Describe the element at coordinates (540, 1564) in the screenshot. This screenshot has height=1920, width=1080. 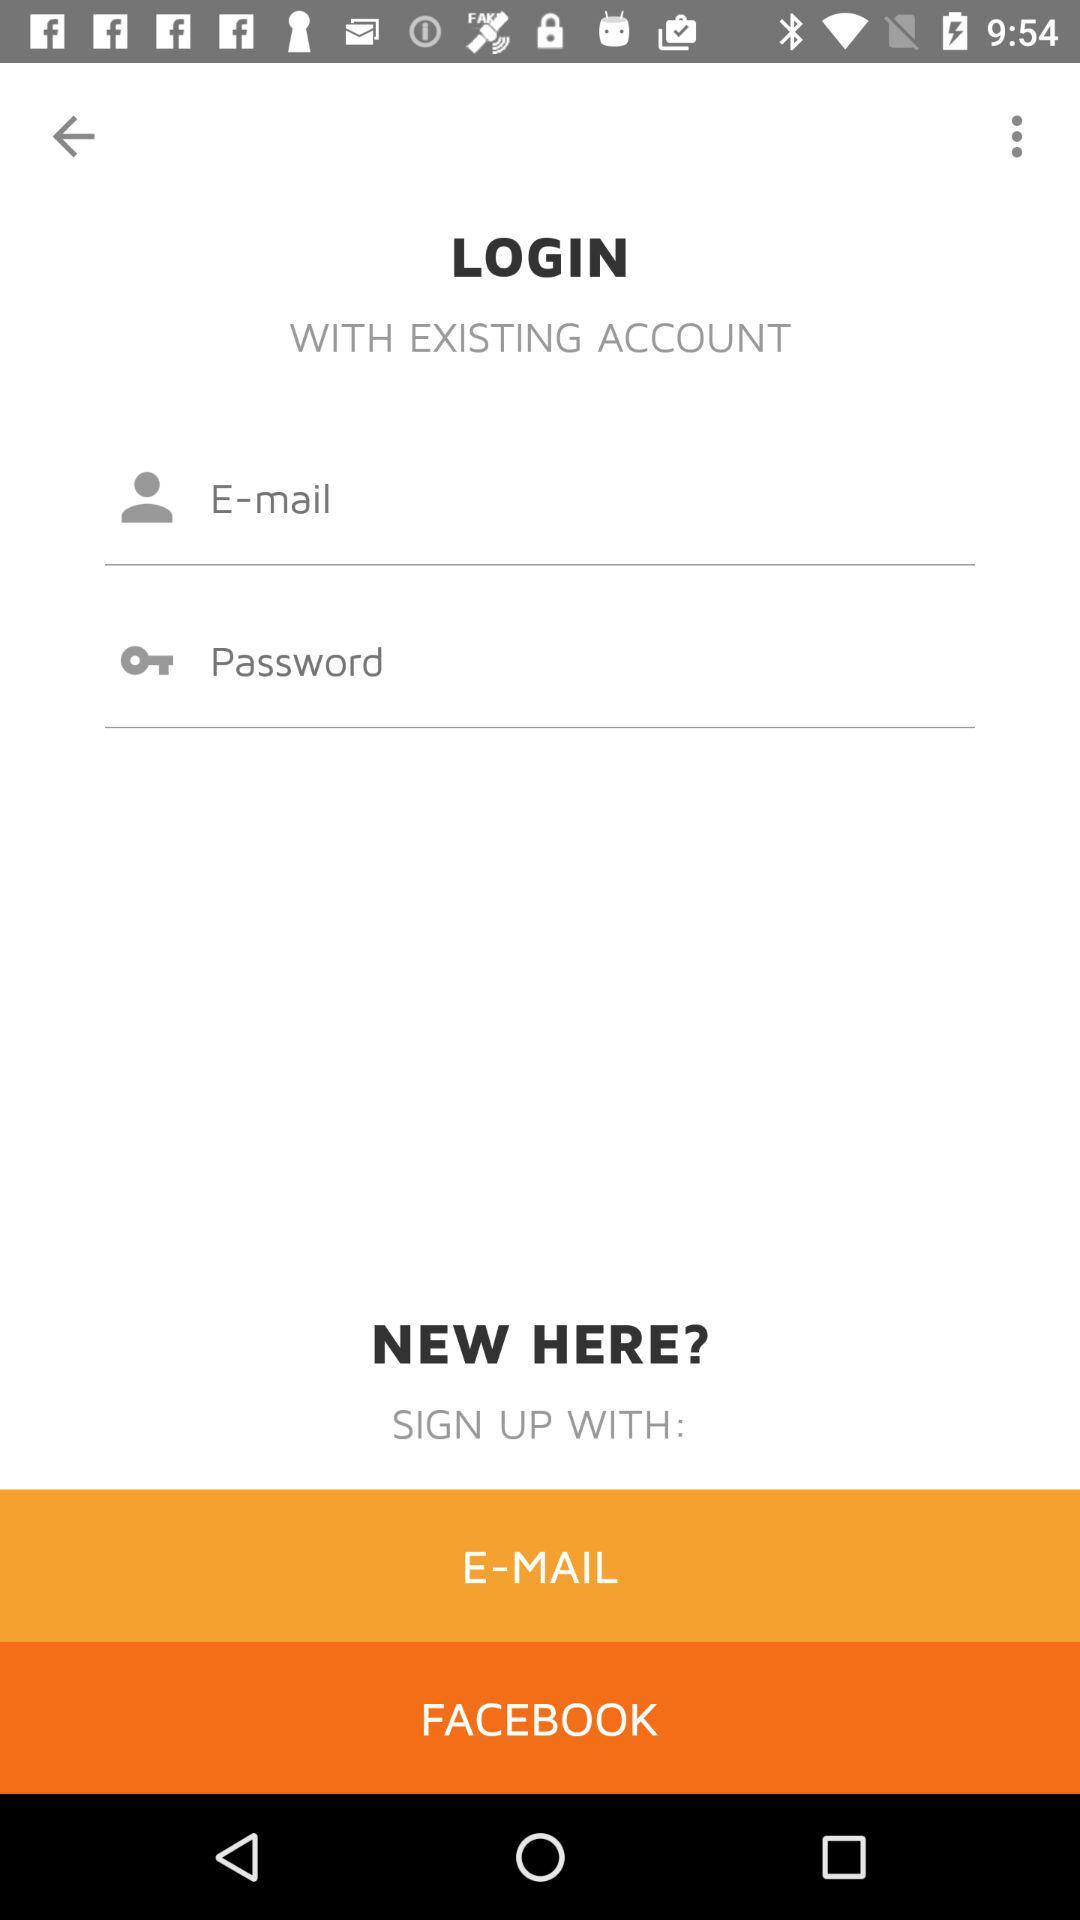
I see `the item below sign up with: icon` at that location.